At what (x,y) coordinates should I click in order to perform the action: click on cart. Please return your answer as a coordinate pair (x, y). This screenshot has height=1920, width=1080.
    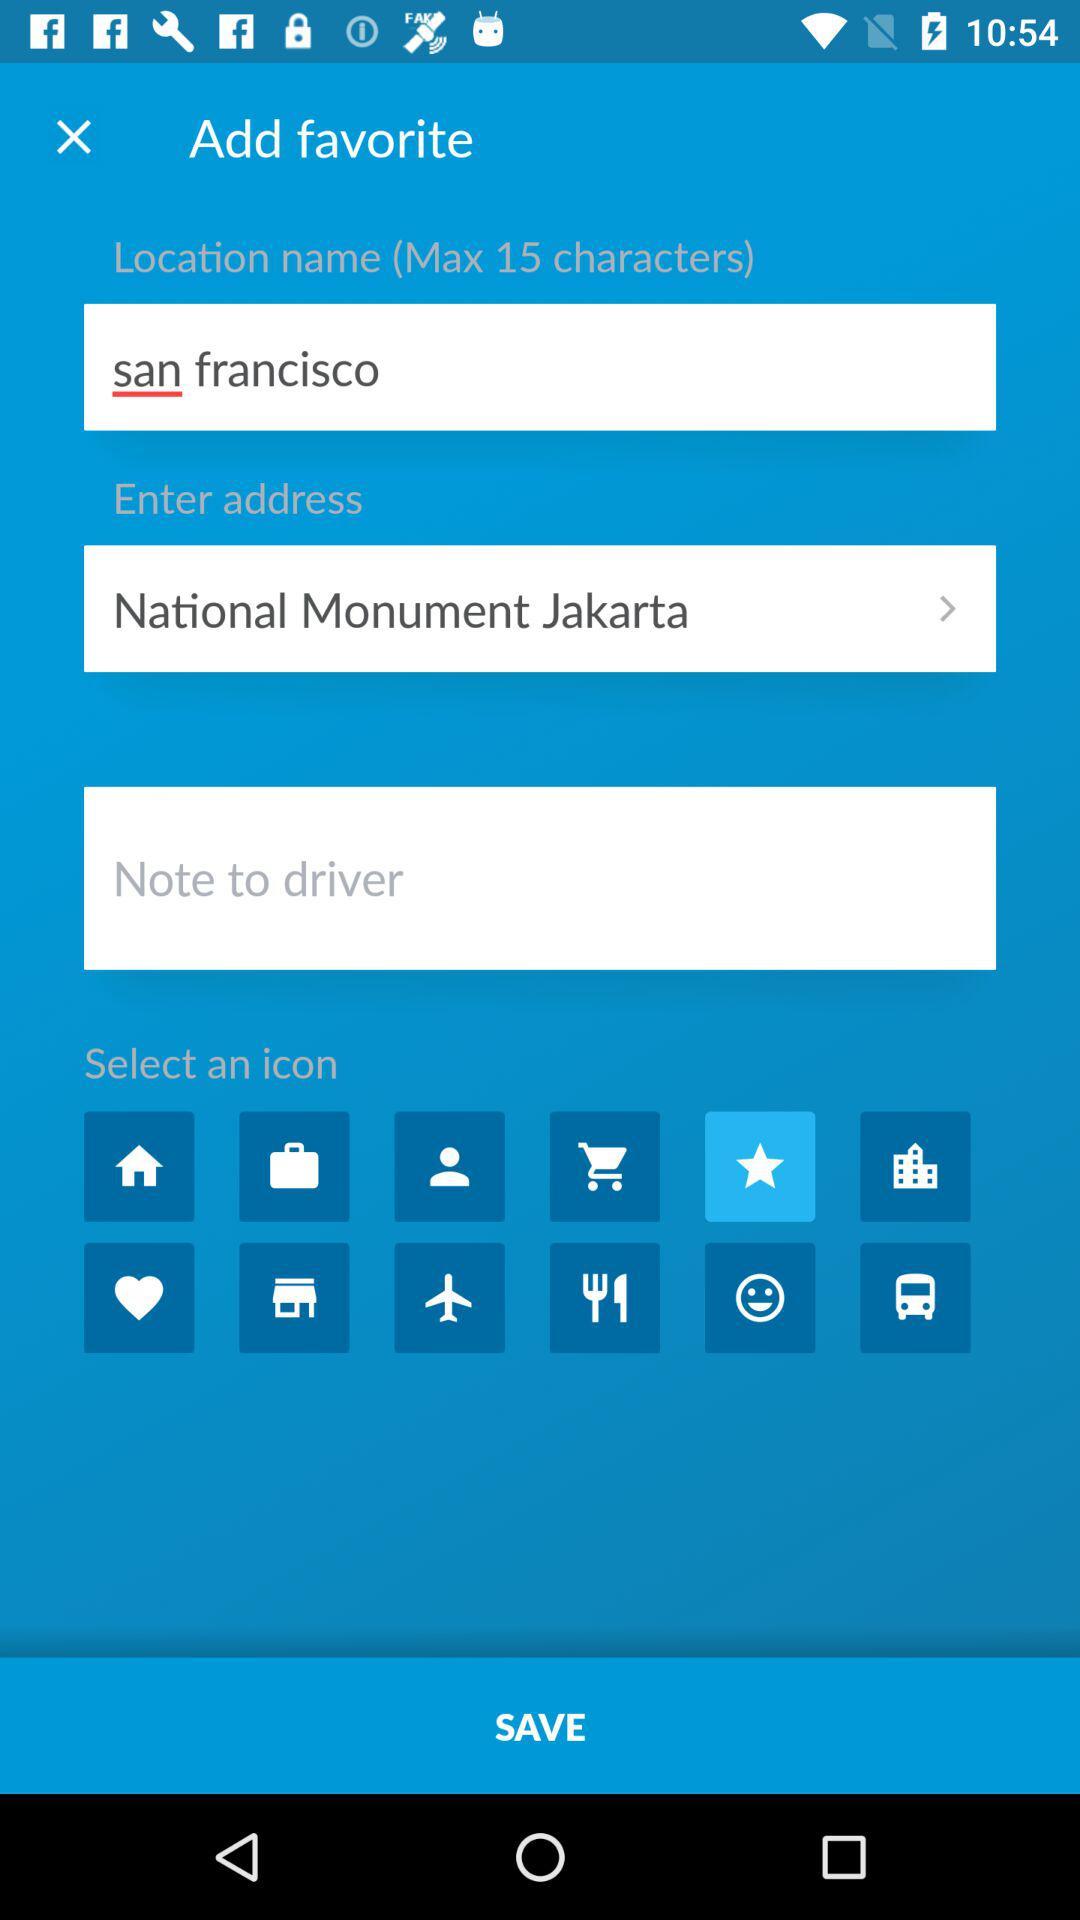
    Looking at the image, I should click on (603, 1166).